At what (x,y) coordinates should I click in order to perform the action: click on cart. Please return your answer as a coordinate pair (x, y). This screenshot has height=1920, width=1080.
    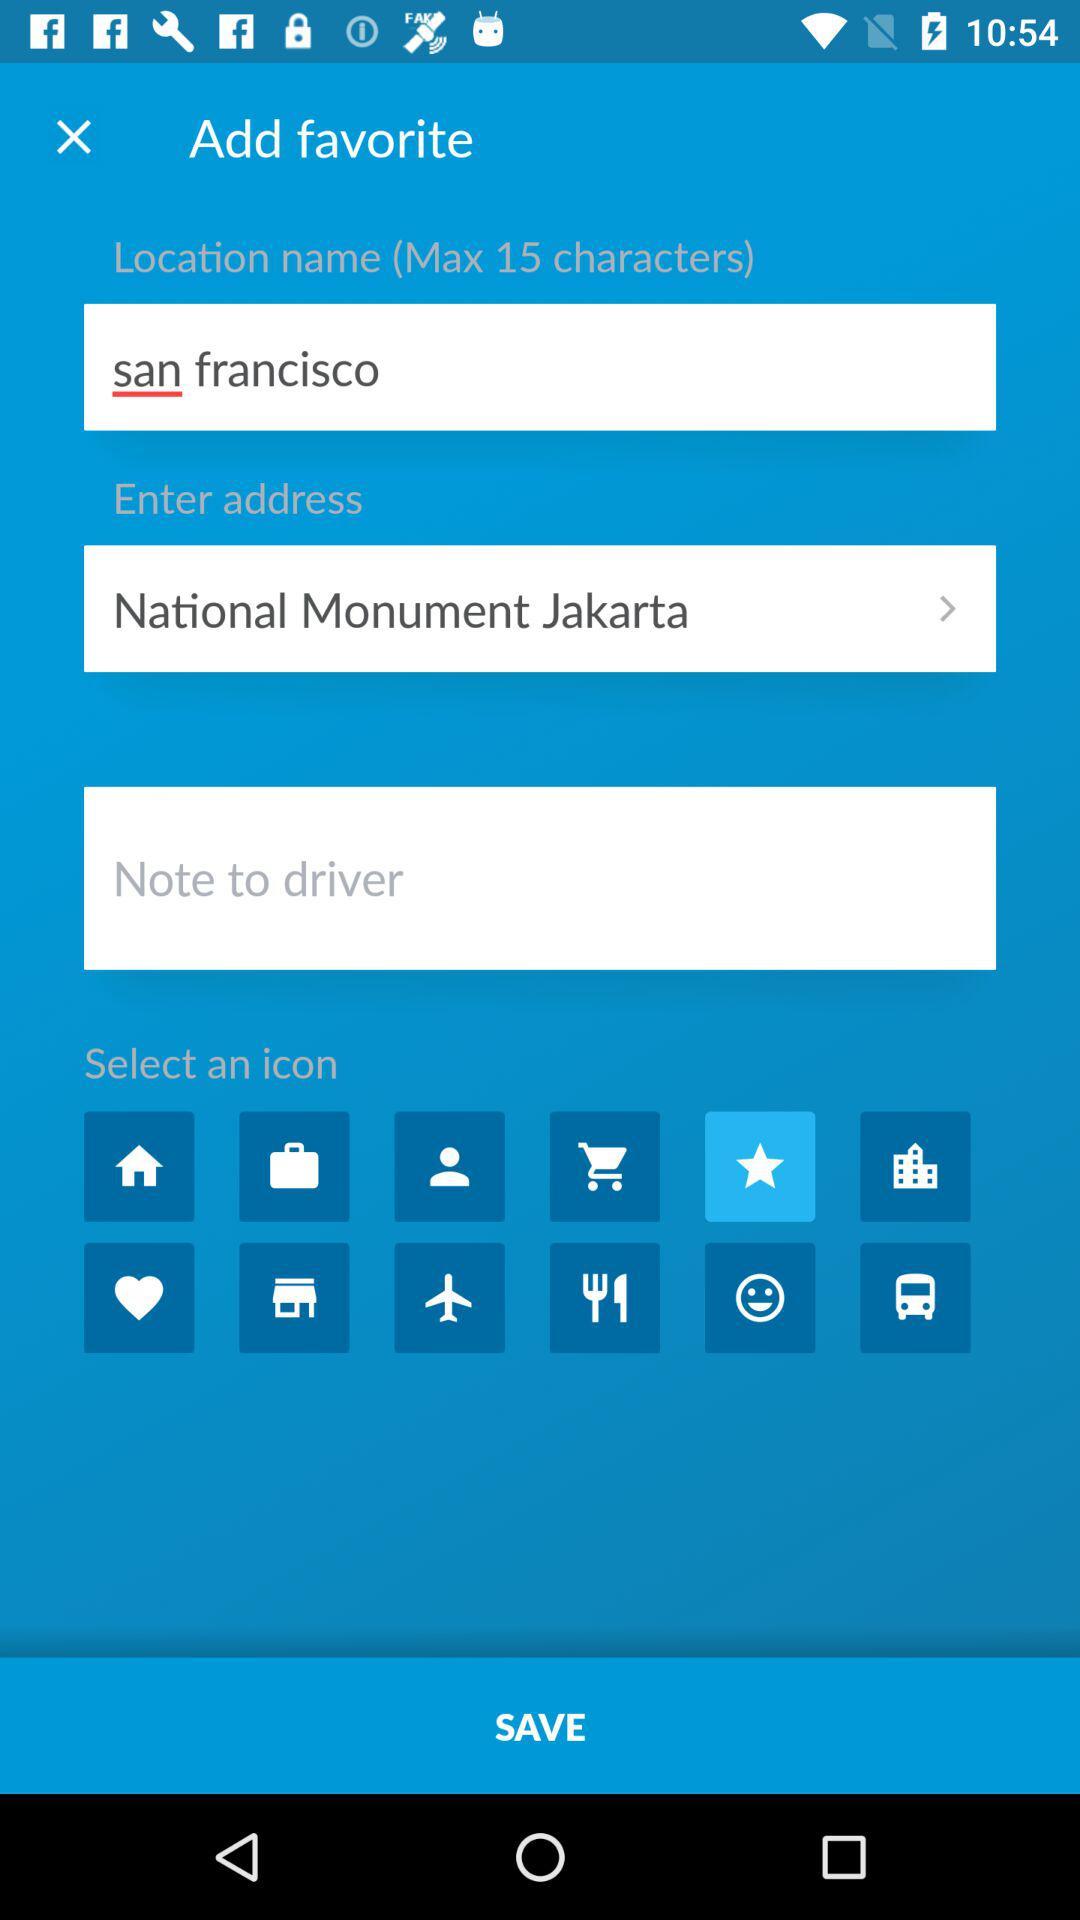
    Looking at the image, I should click on (603, 1166).